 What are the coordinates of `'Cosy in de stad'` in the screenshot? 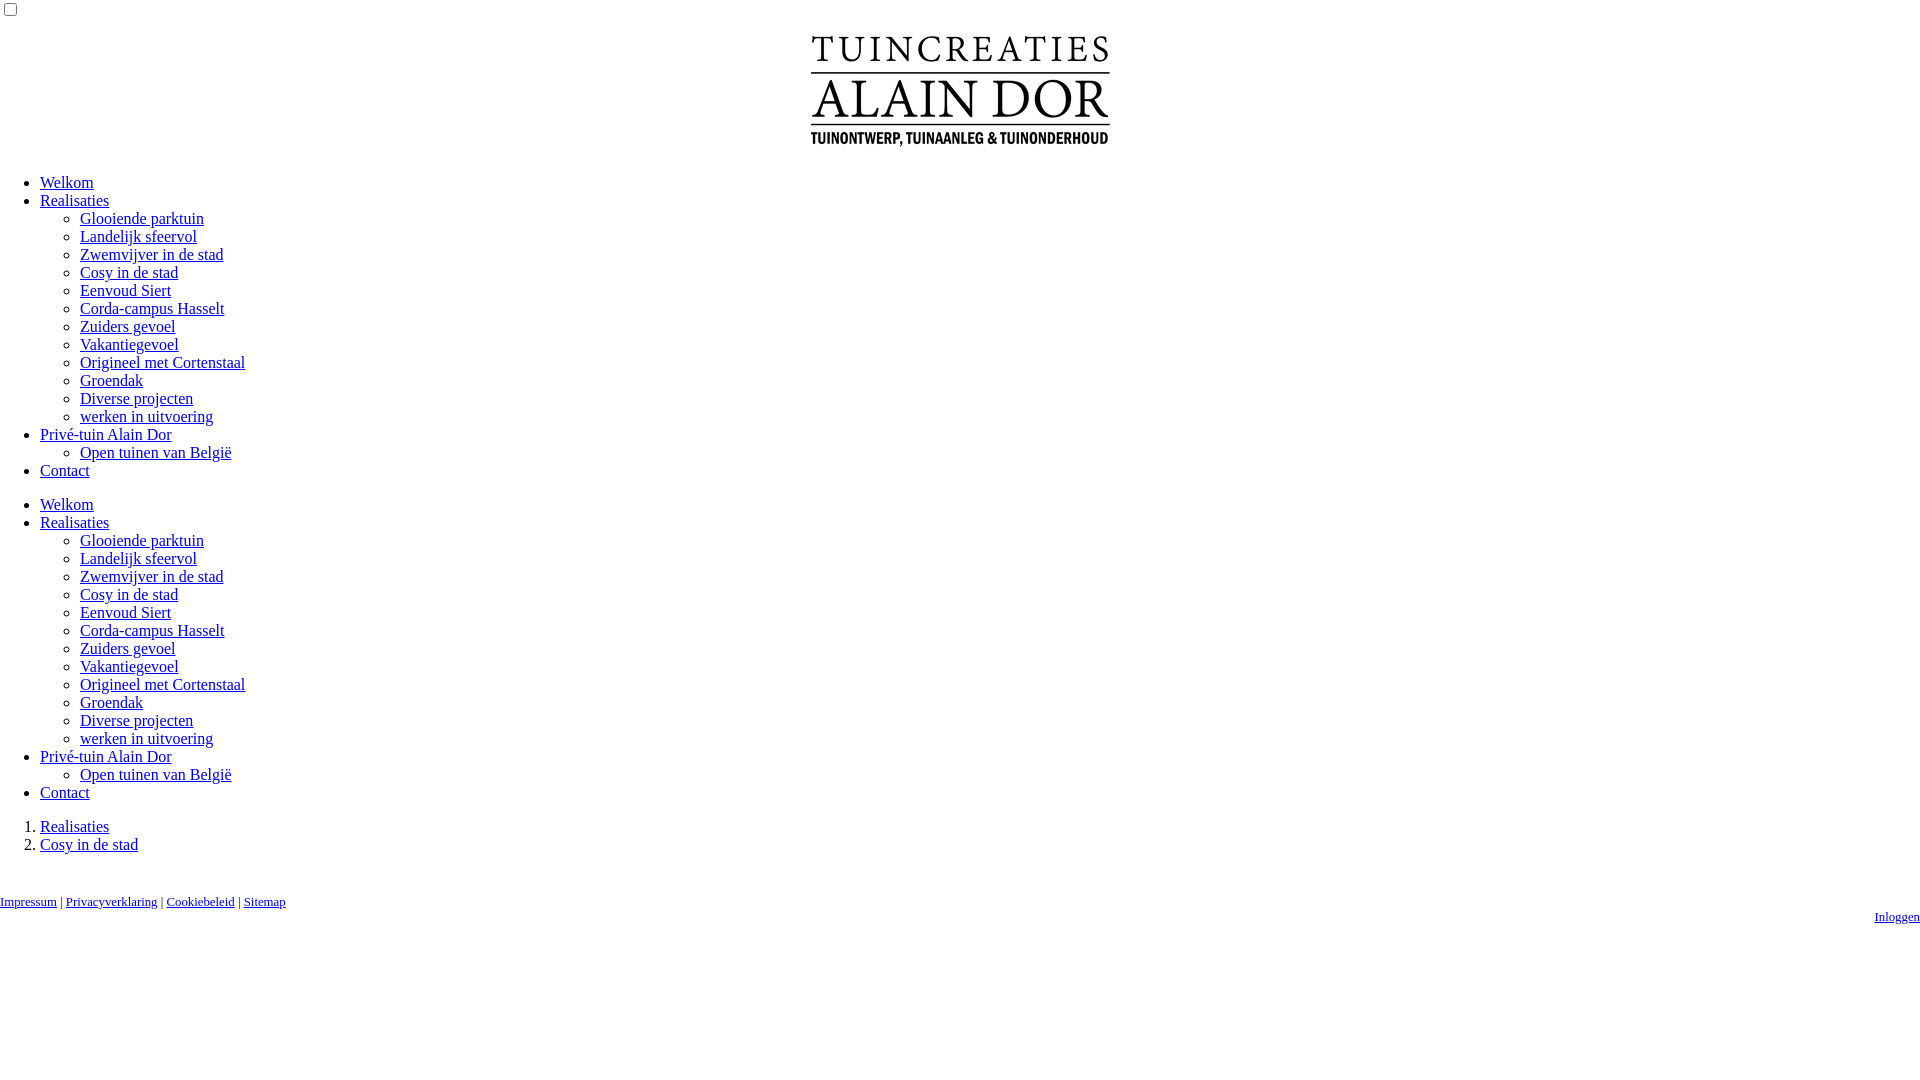 It's located at (88, 844).